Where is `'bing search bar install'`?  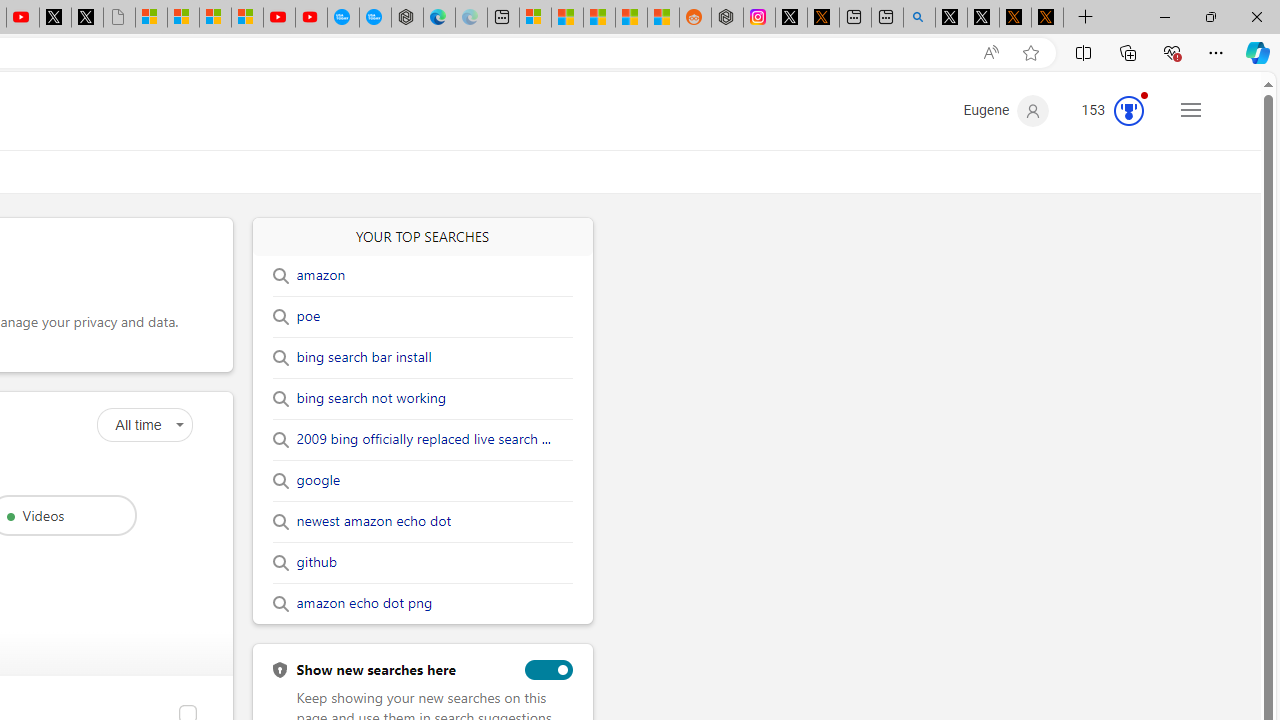 'bing search bar install' is located at coordinates (364, 356).